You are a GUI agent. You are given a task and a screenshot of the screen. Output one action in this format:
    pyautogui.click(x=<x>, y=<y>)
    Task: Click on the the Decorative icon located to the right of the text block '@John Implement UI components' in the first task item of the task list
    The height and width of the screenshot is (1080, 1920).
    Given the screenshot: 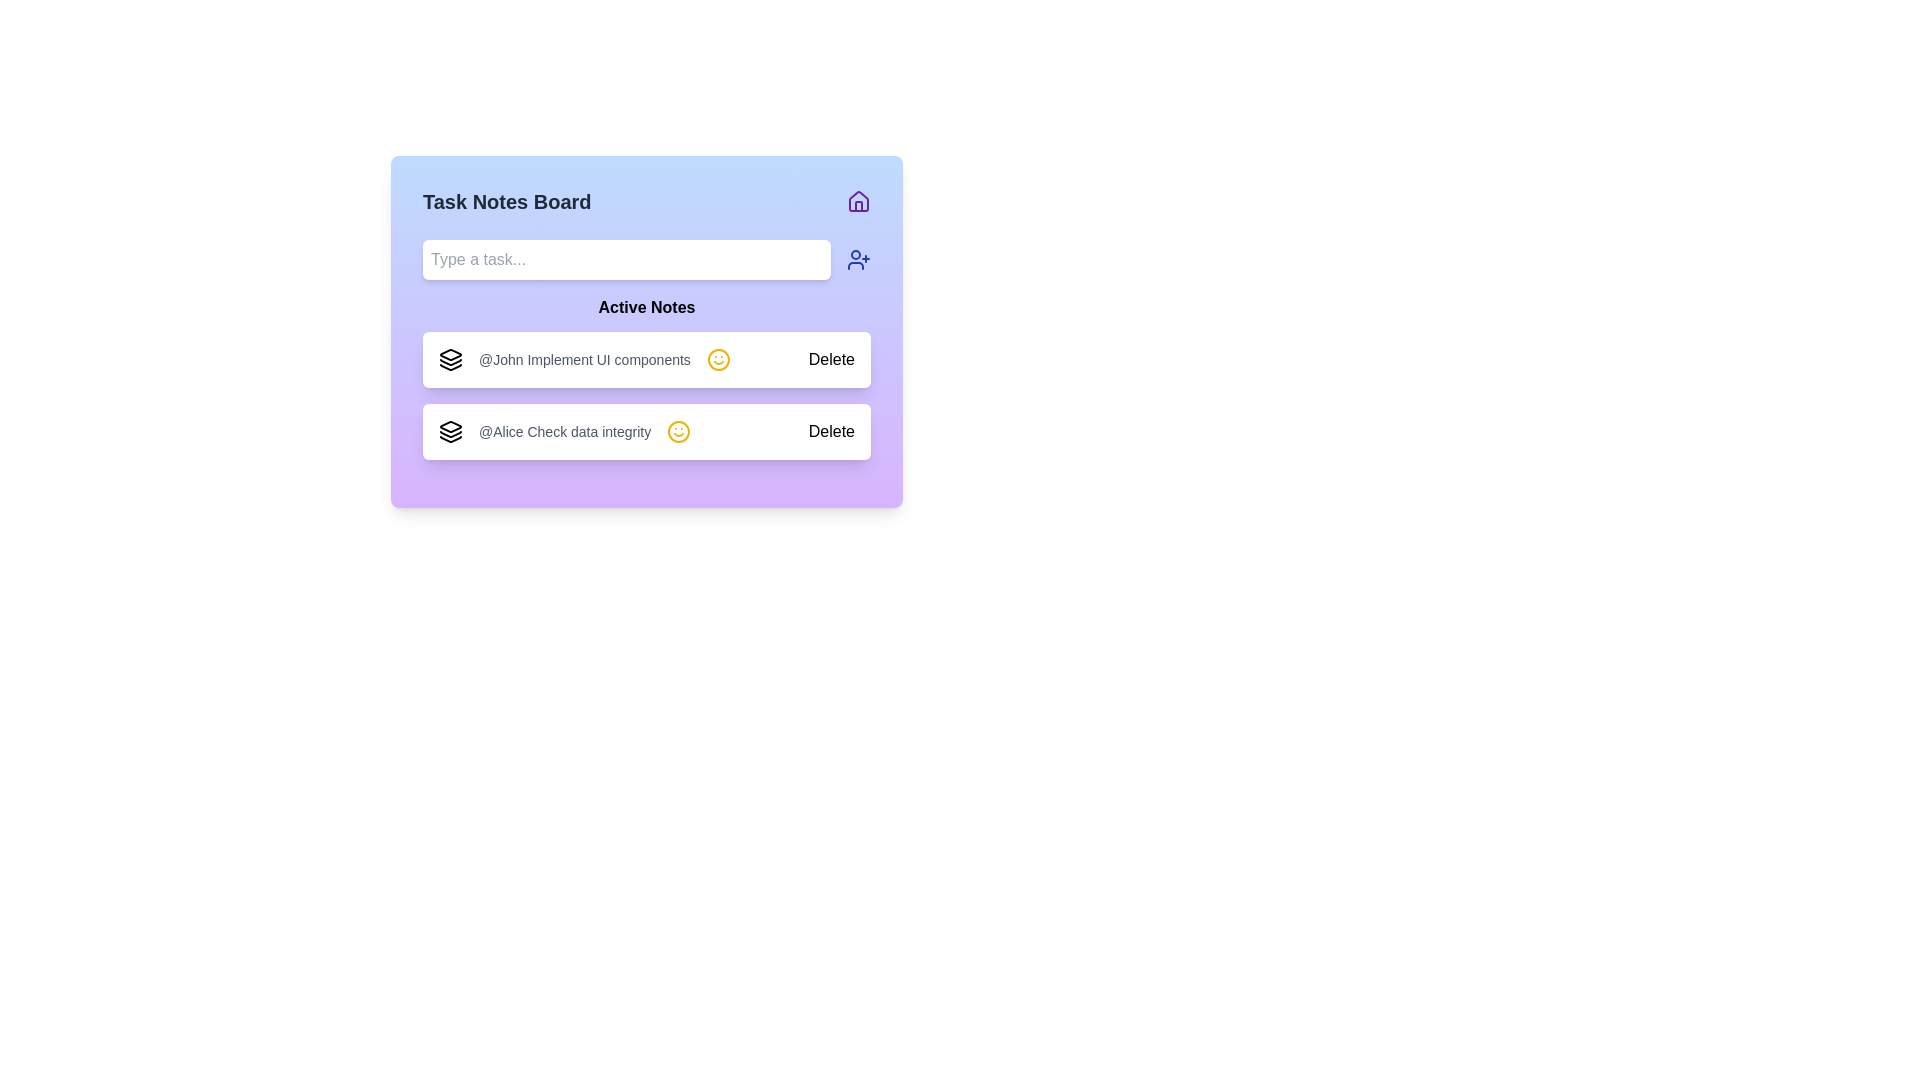 What is the action you would take?
    pyautogui.click(x=718, y=358)
    